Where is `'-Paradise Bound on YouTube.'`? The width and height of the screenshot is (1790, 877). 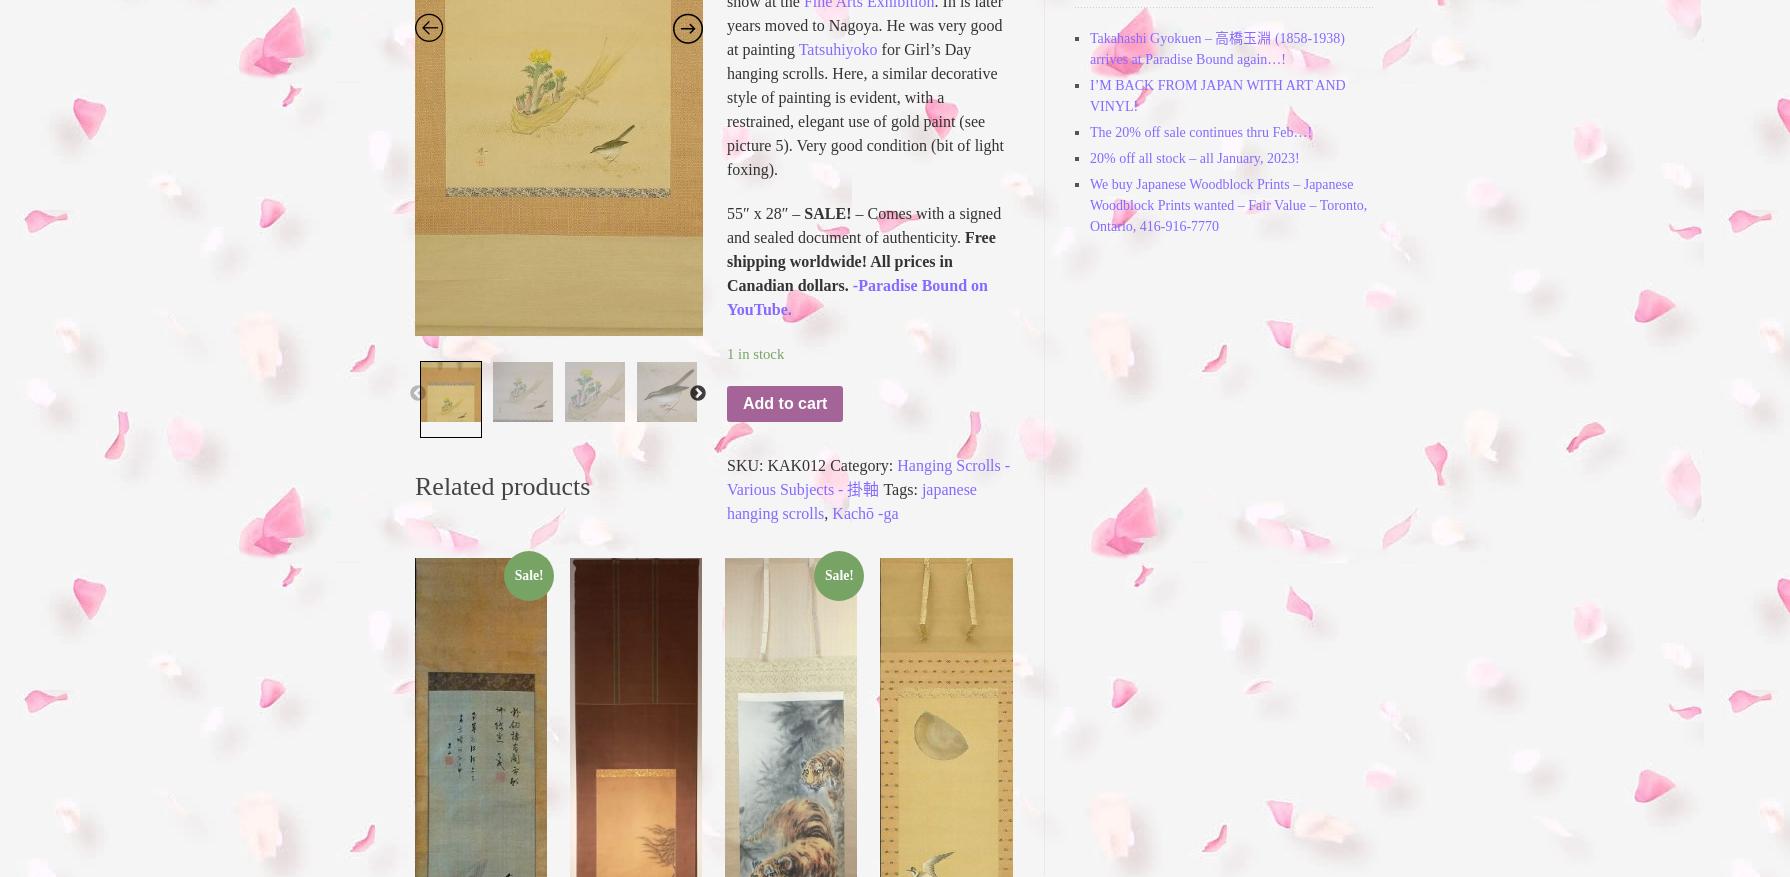
'-Paradise Bound on YouTube.' is located at coordinates (856, 296).